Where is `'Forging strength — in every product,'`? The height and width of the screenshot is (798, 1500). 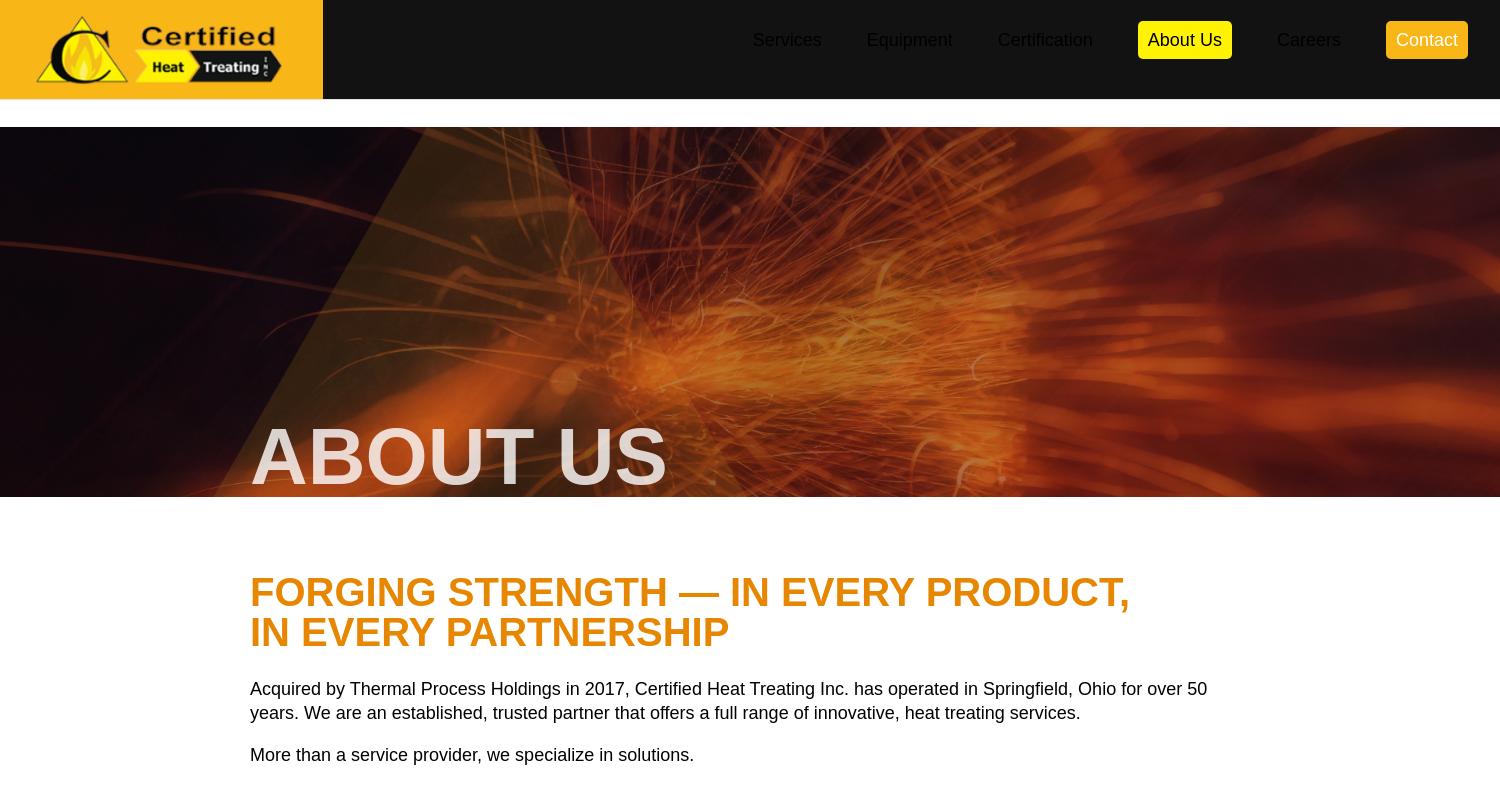 'Forging strength — in every product,' is located at coordinates (689, 591).